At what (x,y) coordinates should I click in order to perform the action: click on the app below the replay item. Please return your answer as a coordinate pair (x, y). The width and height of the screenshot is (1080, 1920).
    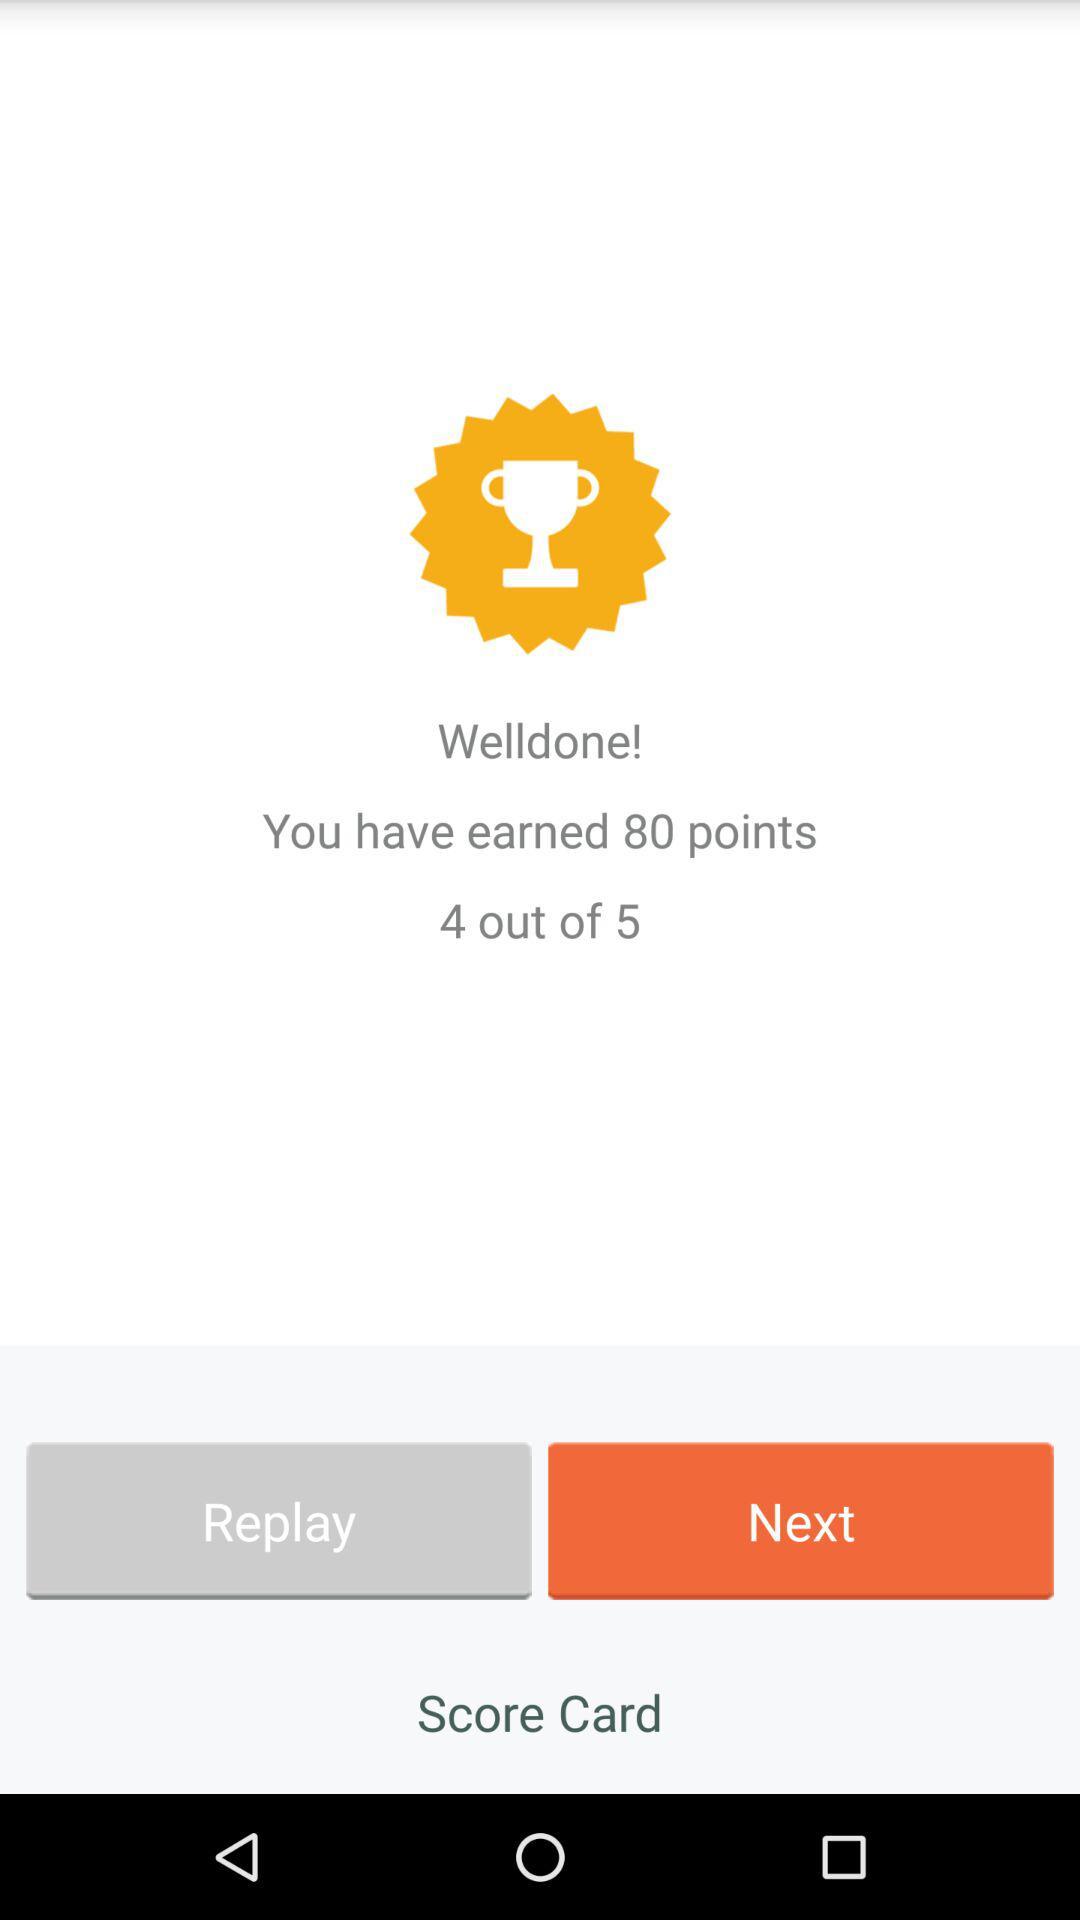
    Looking at the image, I should click on (540, 1711).